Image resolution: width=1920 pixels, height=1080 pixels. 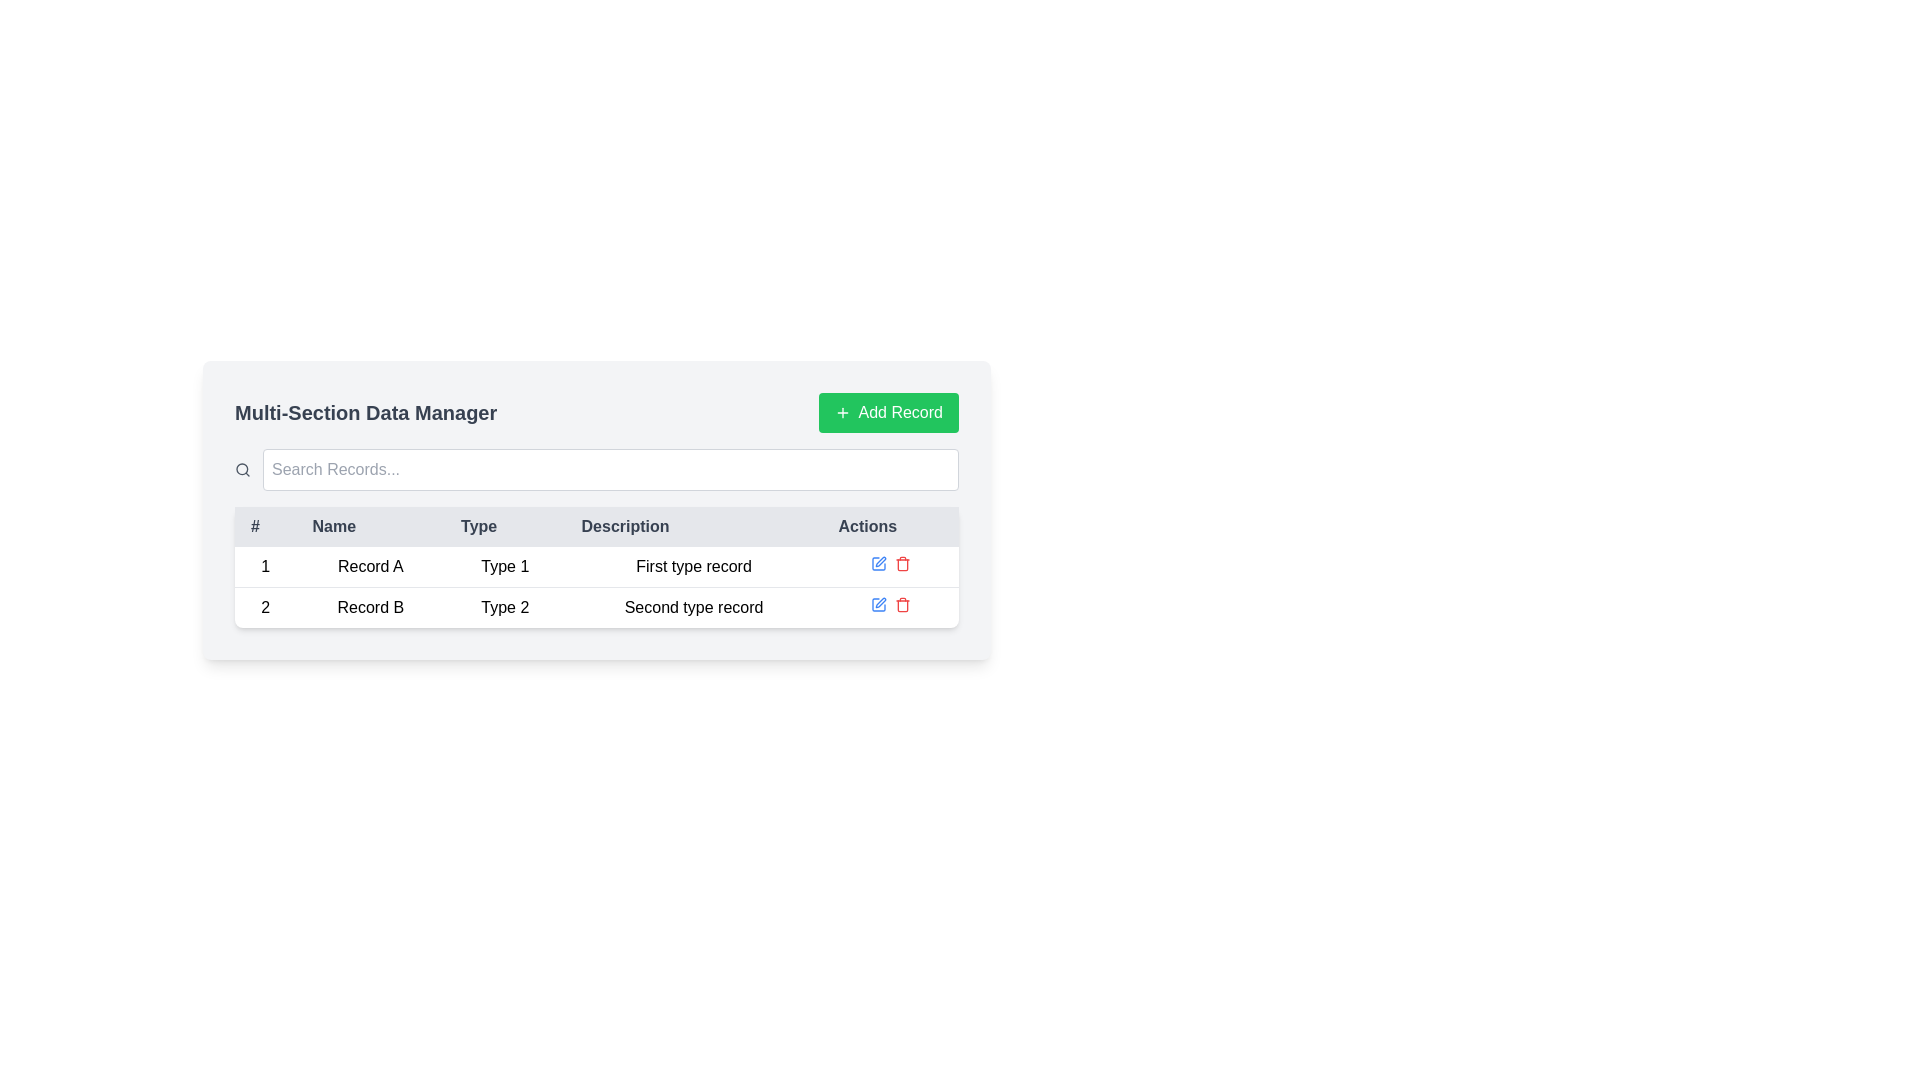 What do you see at coordinates (889, 606) in the screenshot?
I see `the Action Panel in the second row of the table under the 'Actions' header` at bounding box center [889, 606].